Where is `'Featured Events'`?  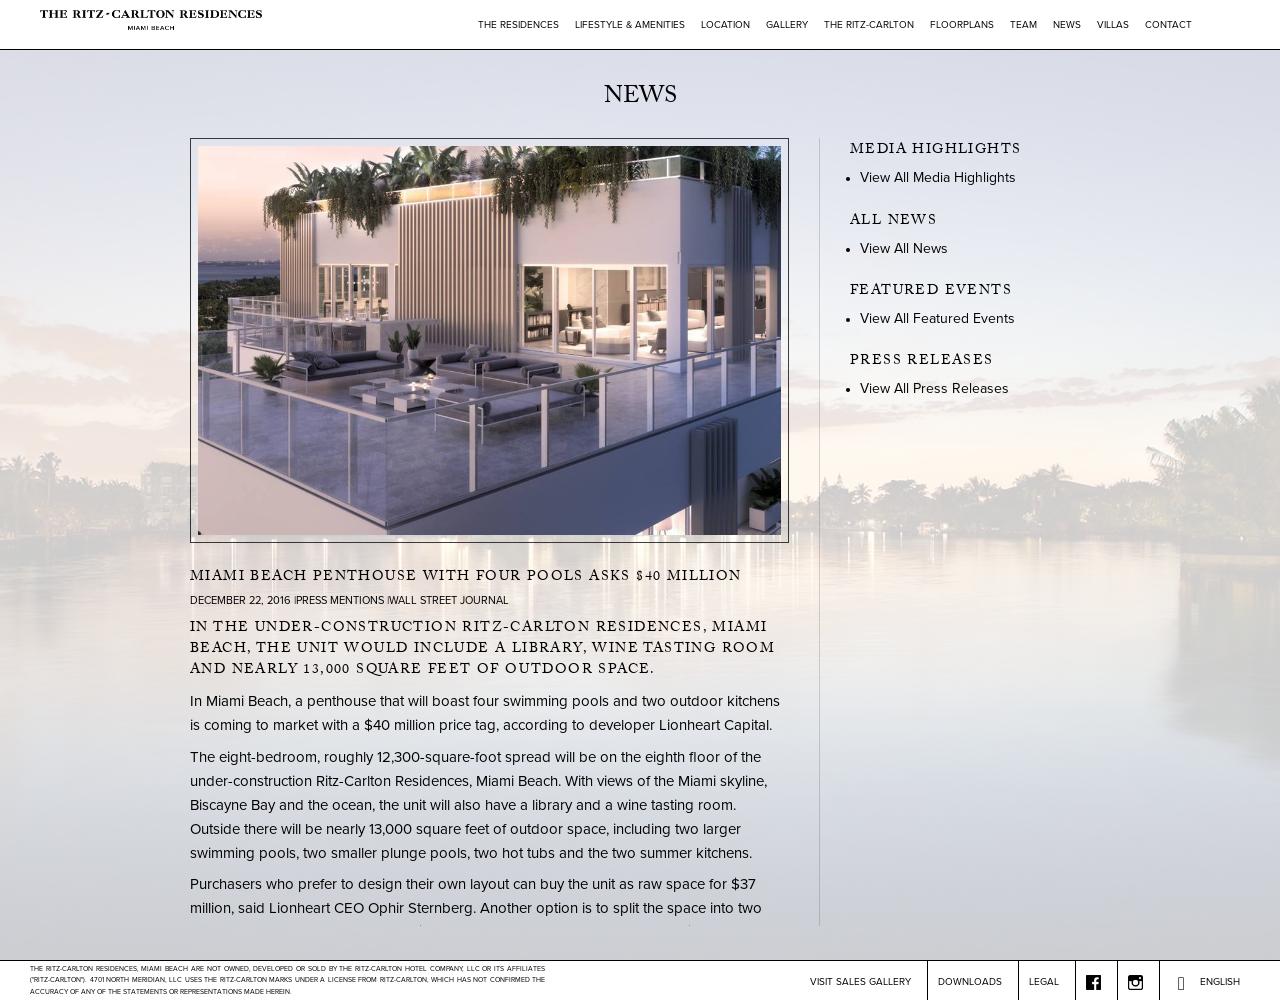
'Featured Events' is located at coordinates (929, 291).